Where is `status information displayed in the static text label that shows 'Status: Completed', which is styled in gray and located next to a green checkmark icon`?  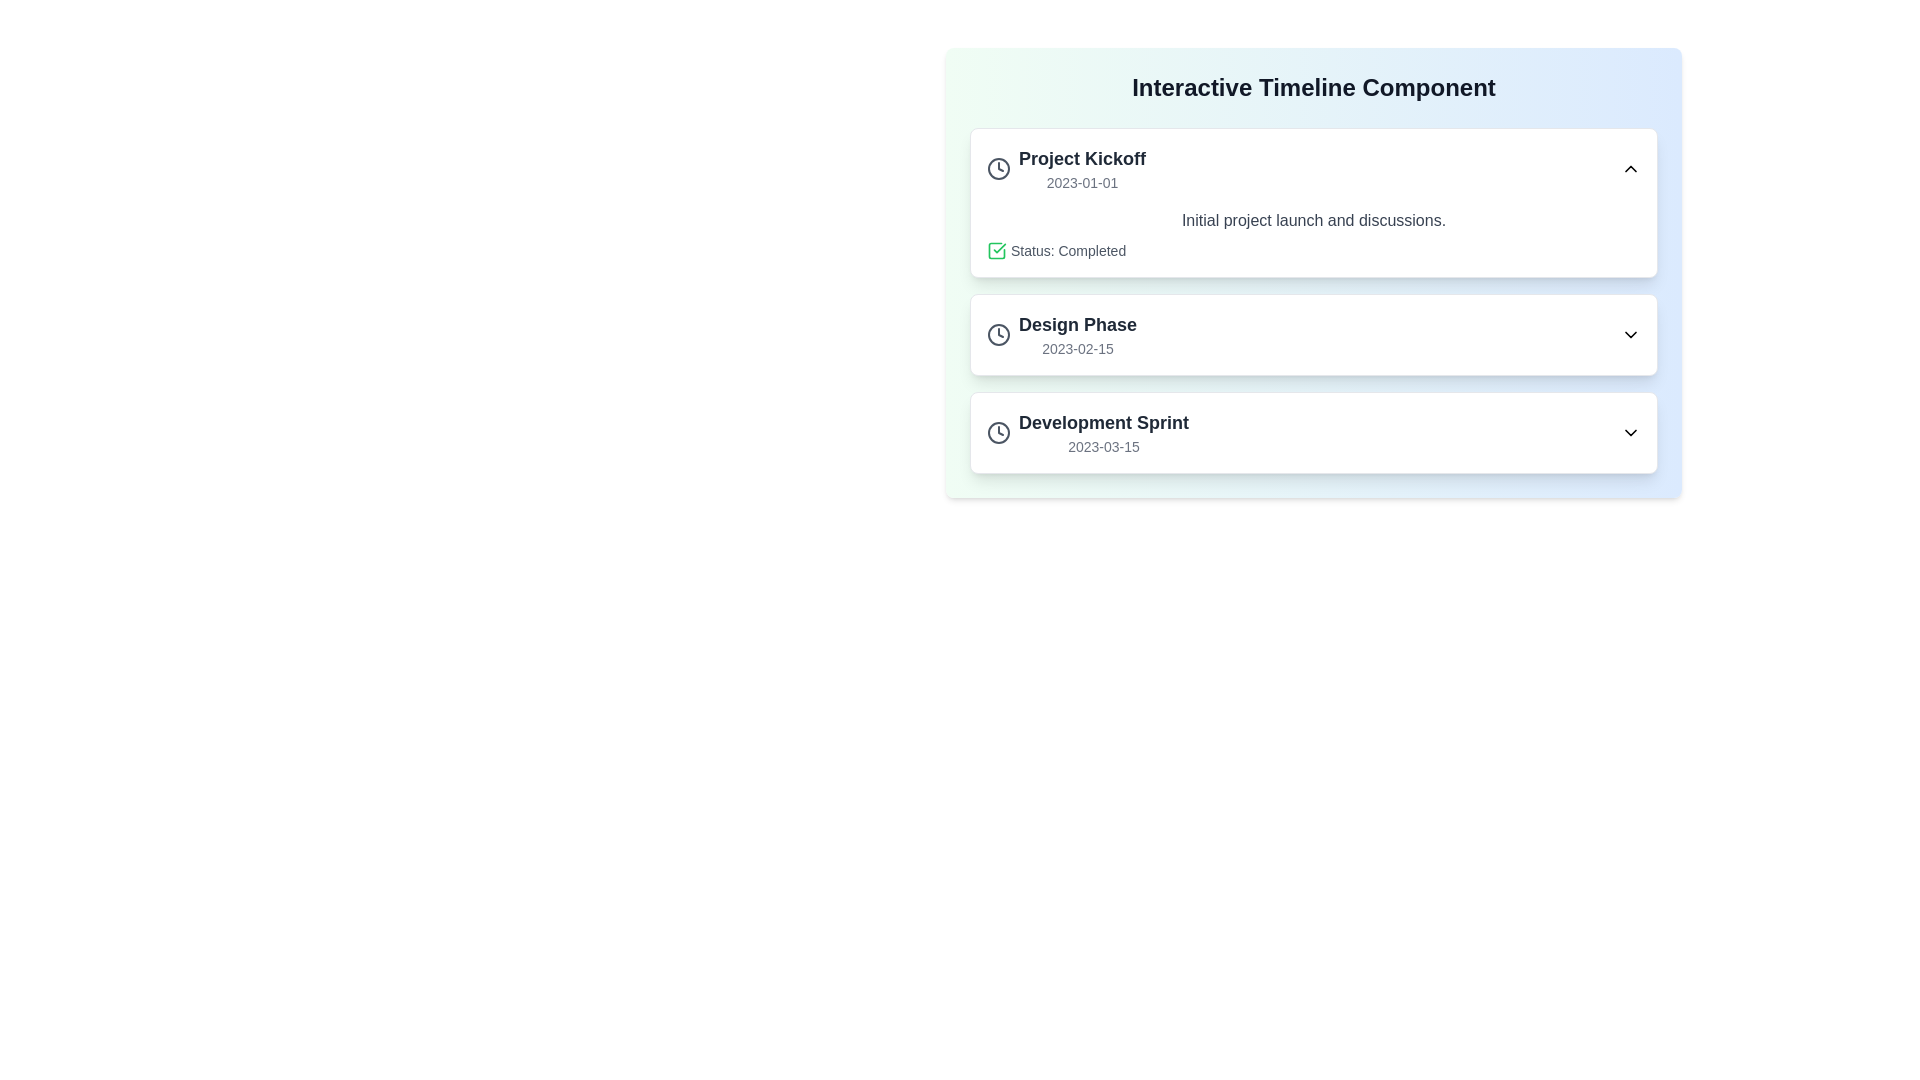
status information displayed in the static text label that shows 'Status: Completed', which is styled in gray and located next to a green checkmark icon is located at coordinates (1067, 249).